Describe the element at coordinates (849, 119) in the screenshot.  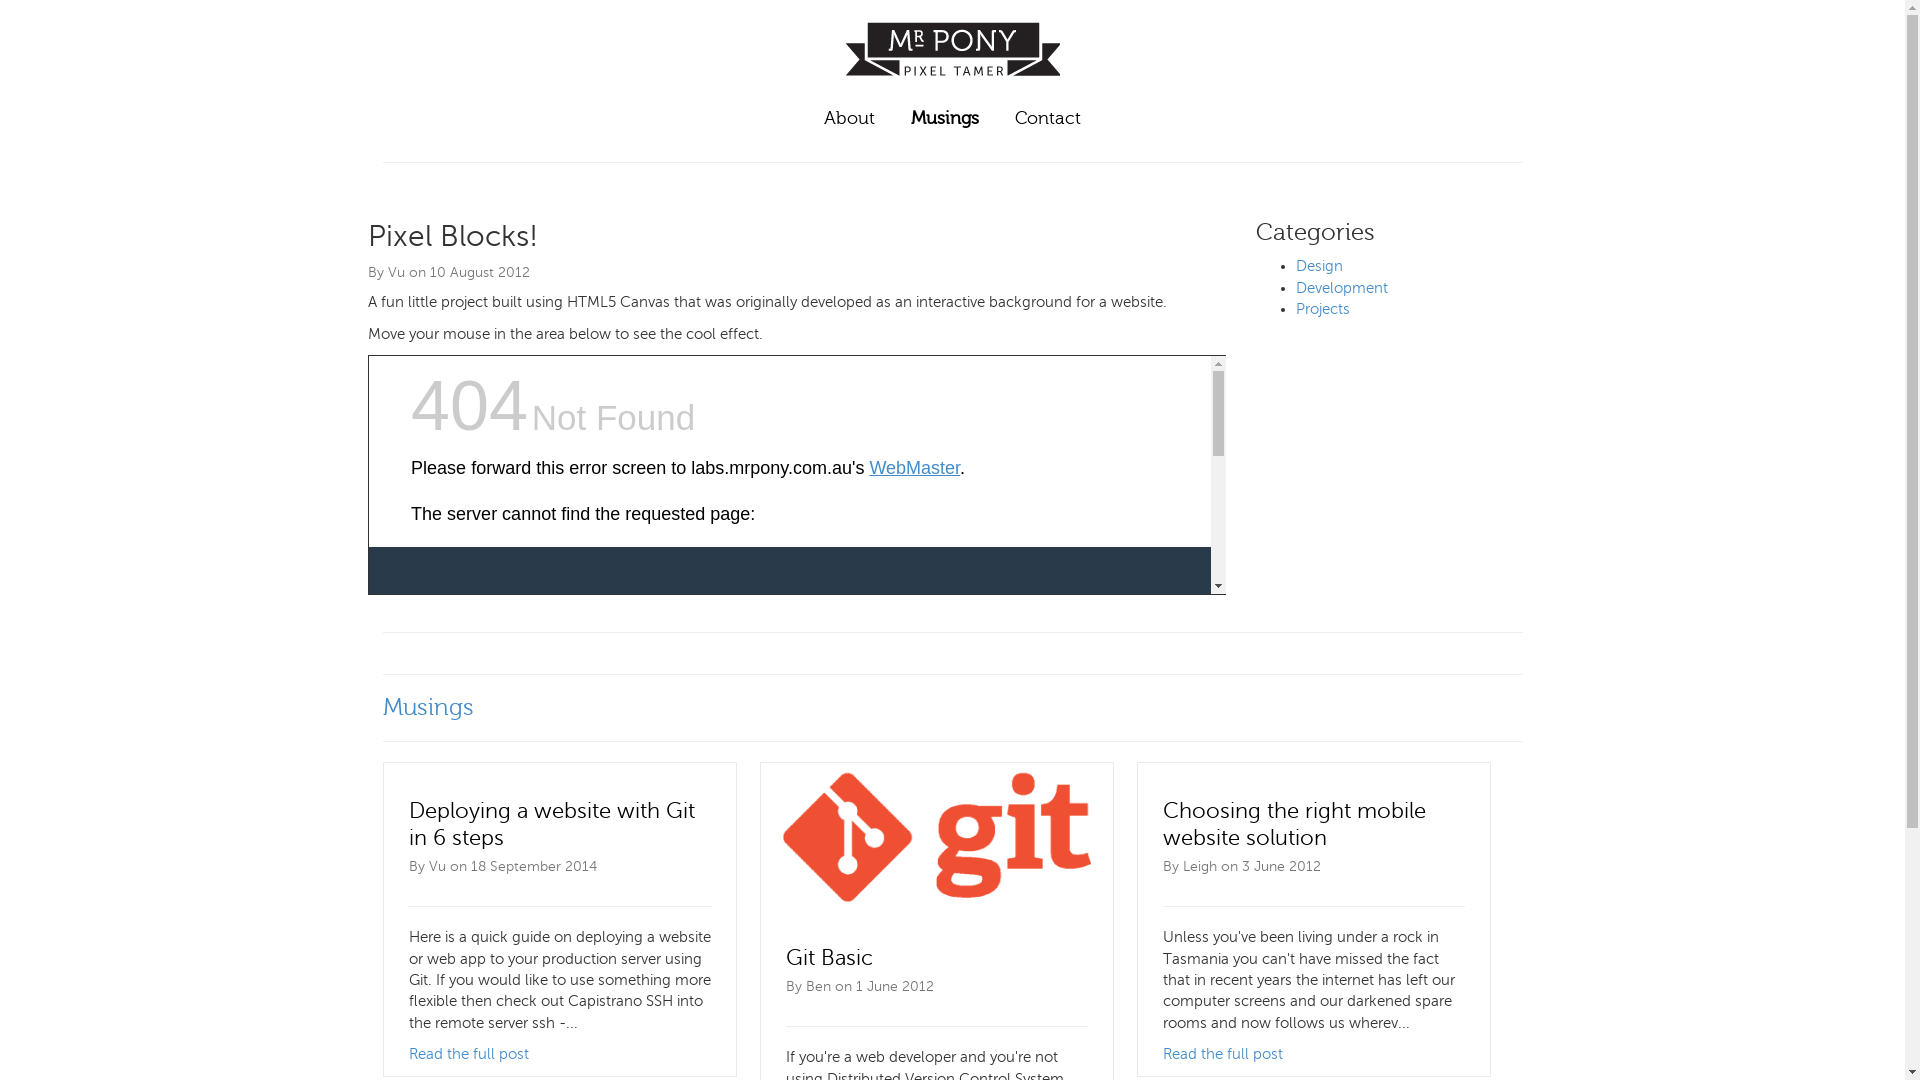
I see `'About'` at that location.